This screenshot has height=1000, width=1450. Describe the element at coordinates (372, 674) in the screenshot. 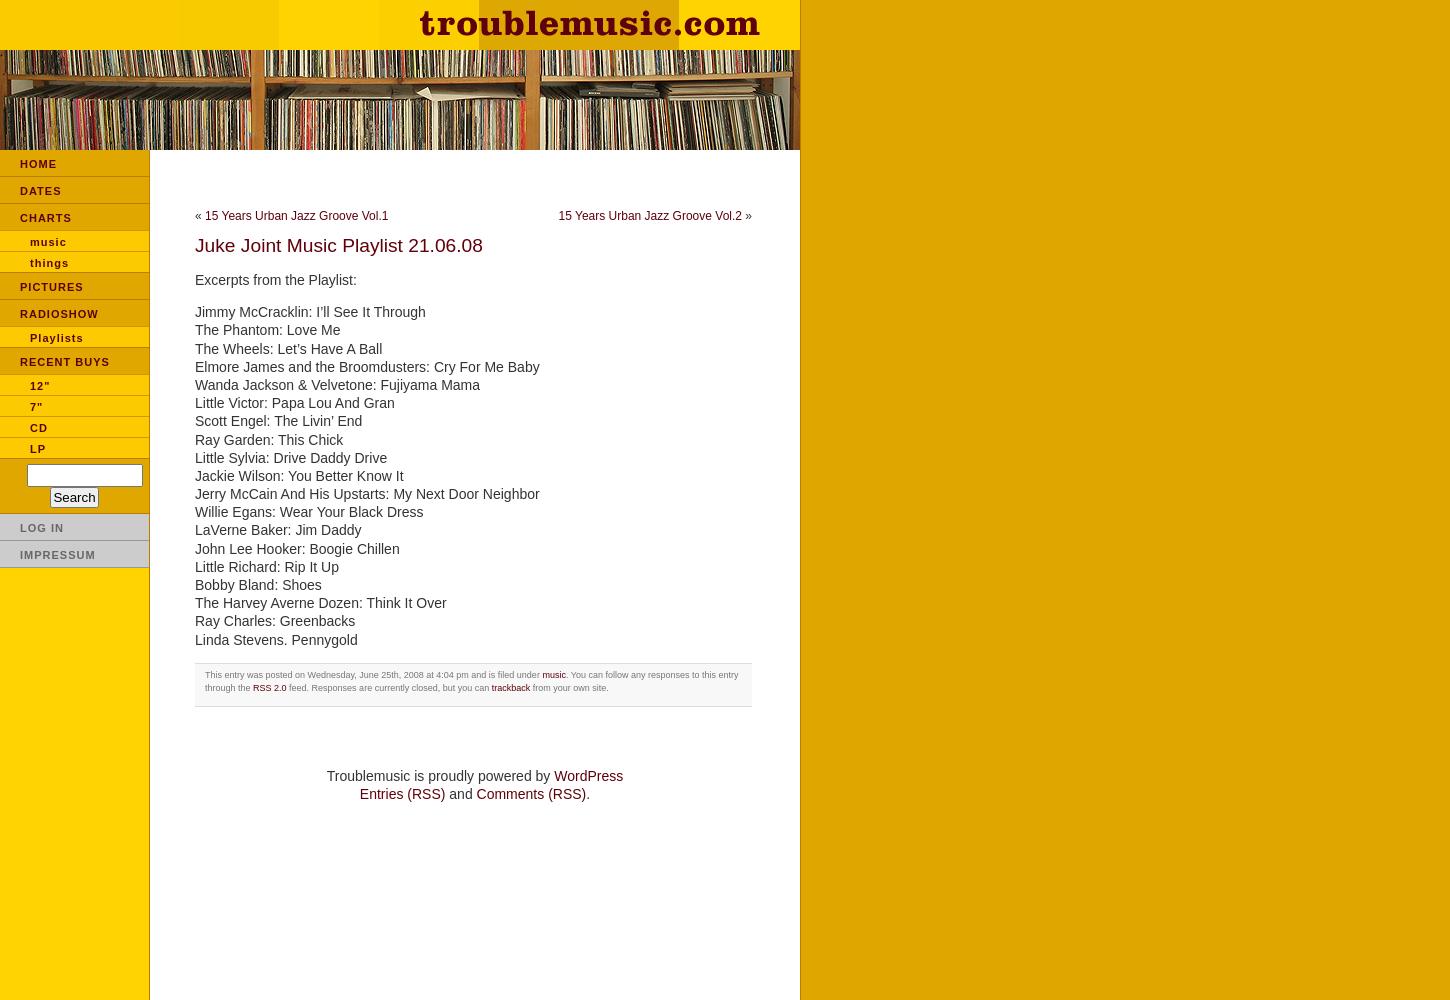

I see `'This entry was posted
						 
						on Wednesday, June 25th, 2008 at 4:04 pm						and is filed under'` at that location.